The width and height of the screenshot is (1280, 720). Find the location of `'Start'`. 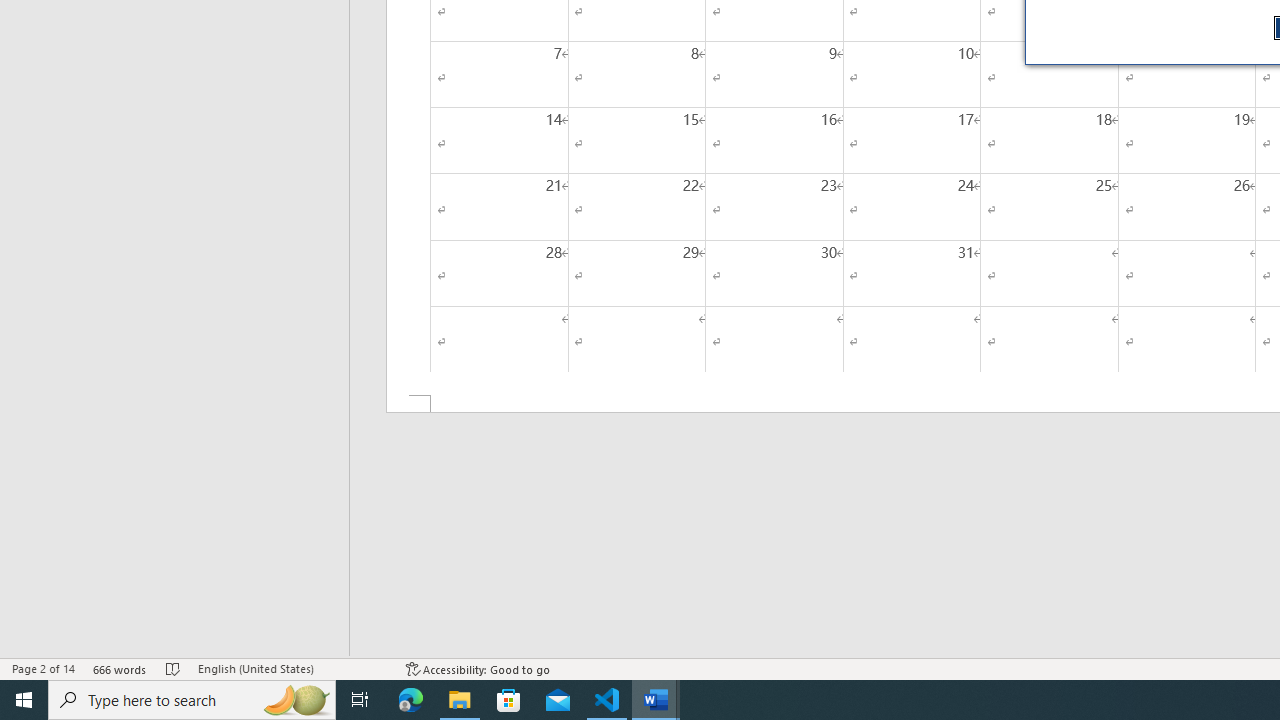

'Start' is located at coordinates (24, 698).